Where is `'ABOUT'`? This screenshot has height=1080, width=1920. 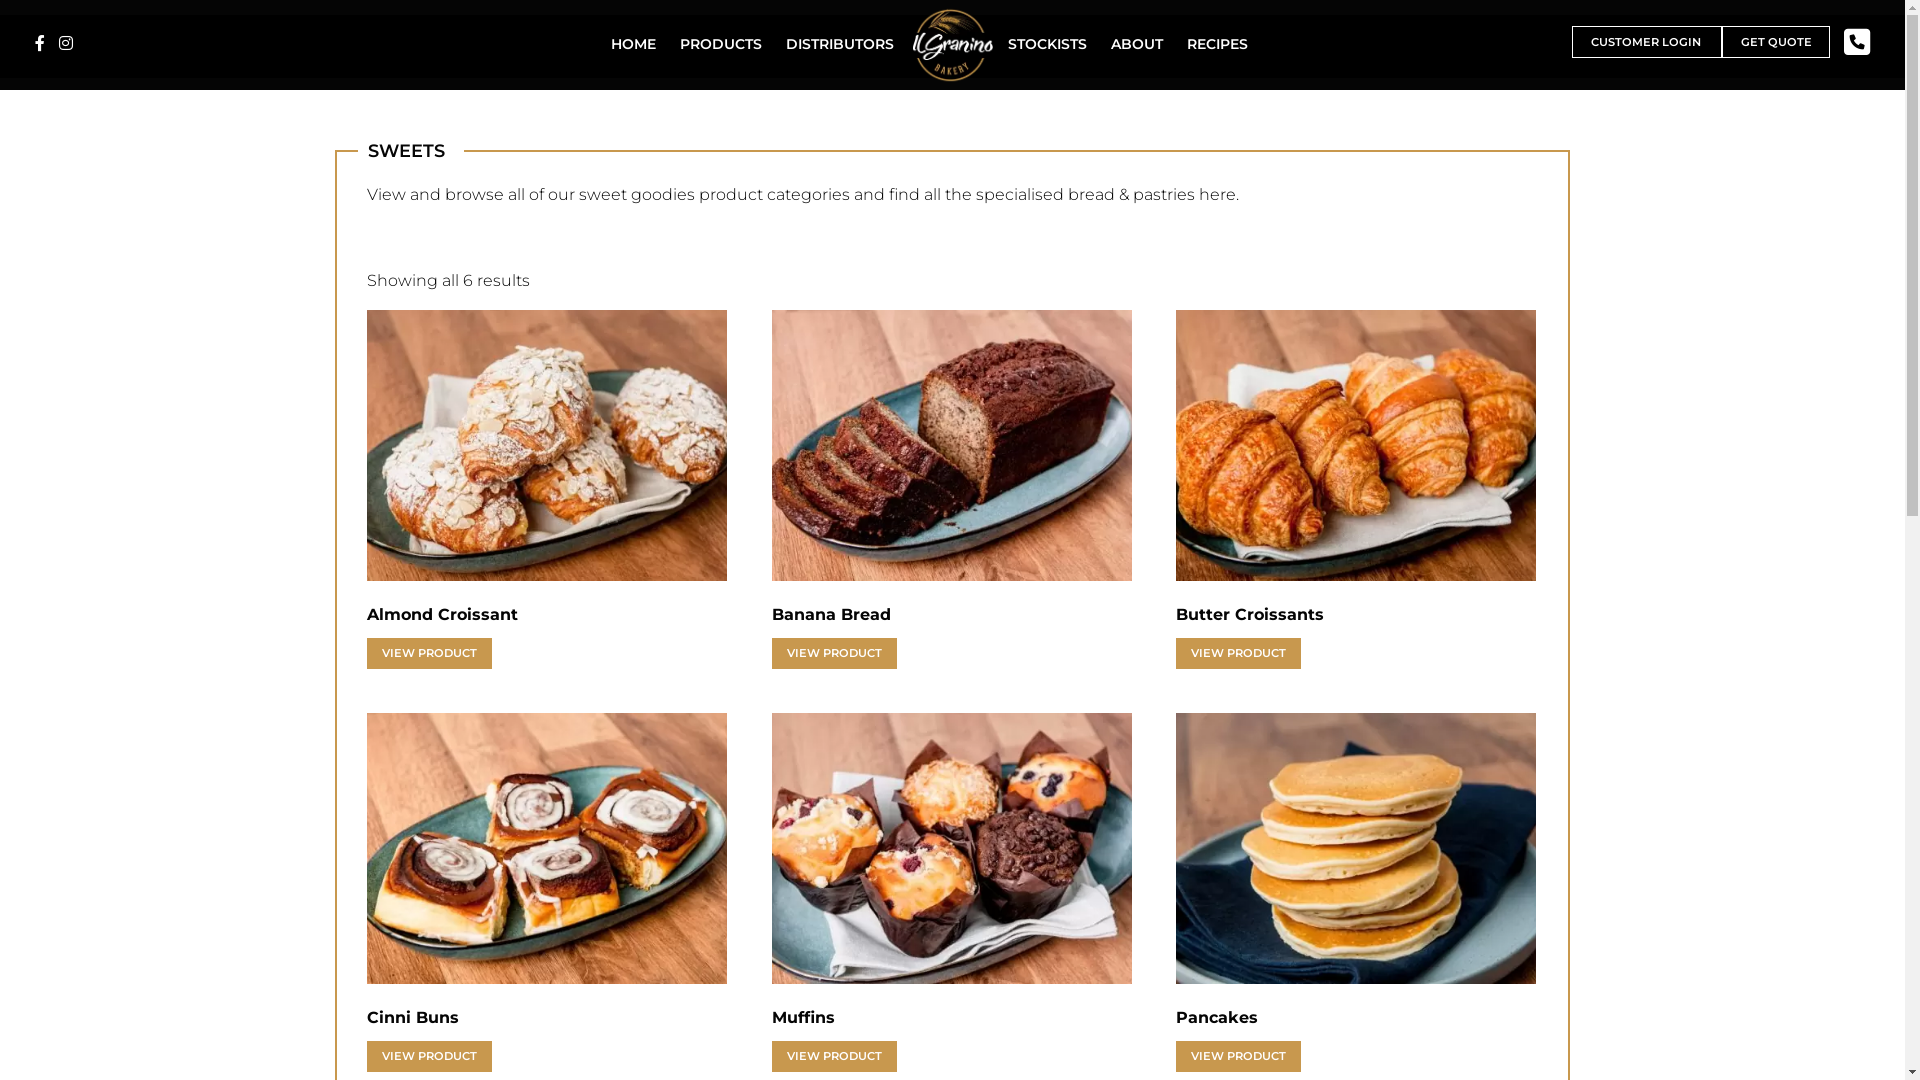
'ABOUT' is located at coordinates (1137, 43).